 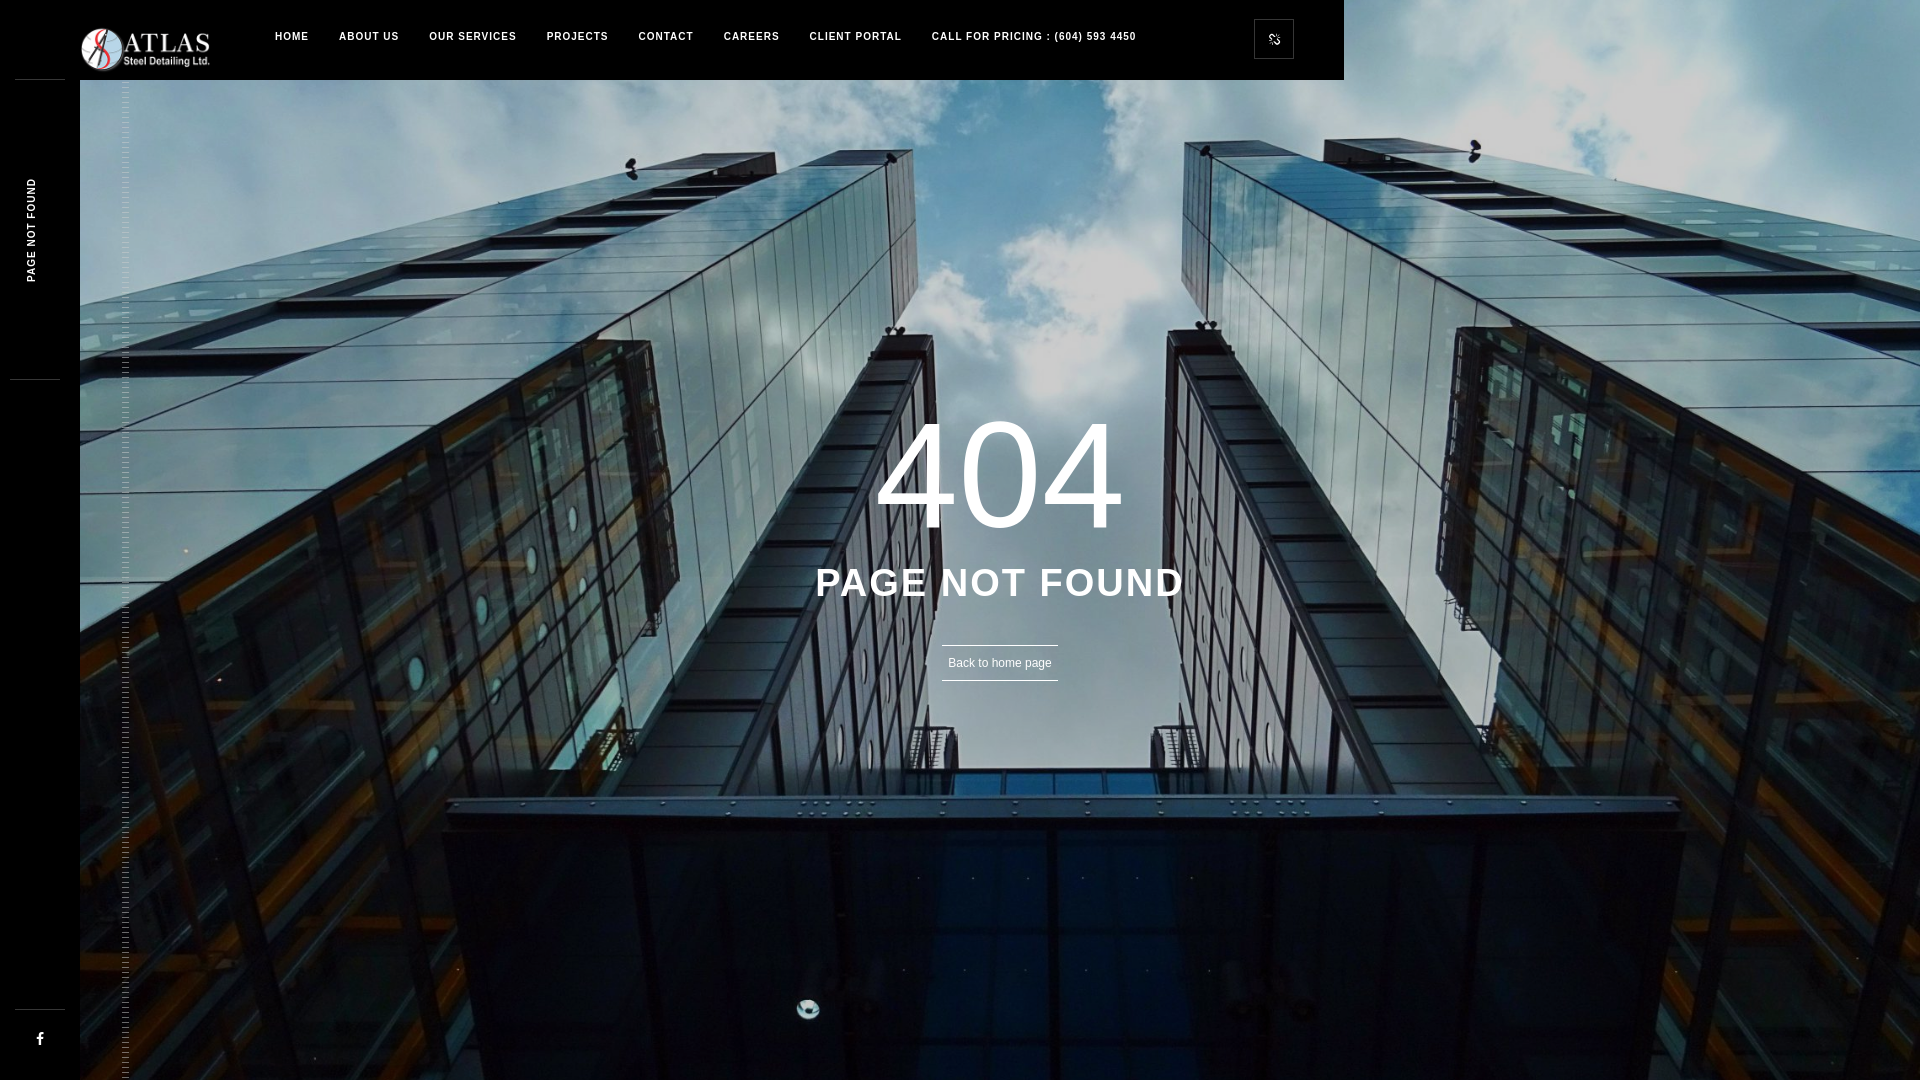 What do you see at coordinates (471, 37) in the screenshot?
I see `'OUR SERVICES'` at bounding box center [471, 37].